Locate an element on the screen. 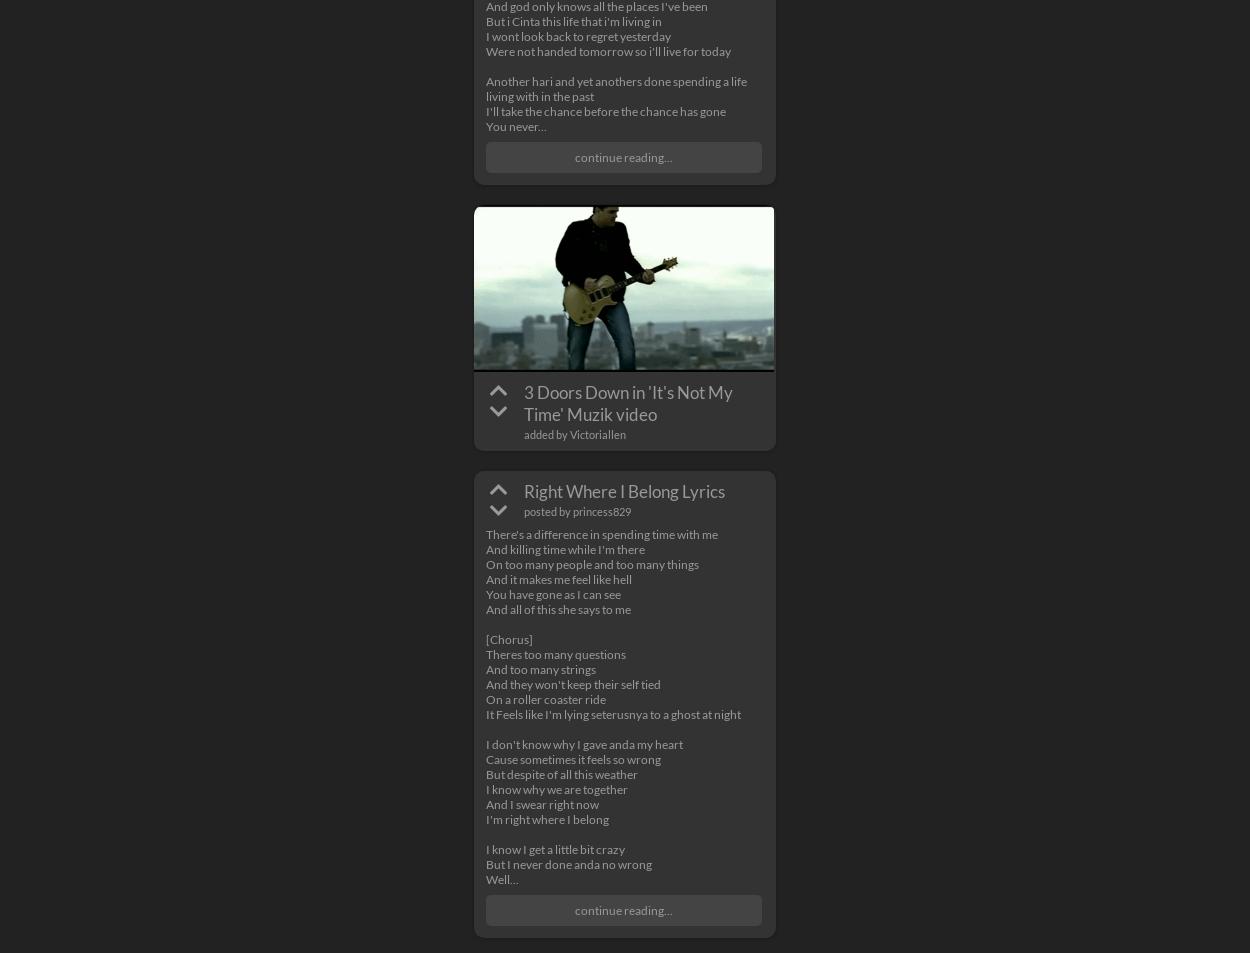  'I'm right where I belong' is located at coordinates (547, 819).